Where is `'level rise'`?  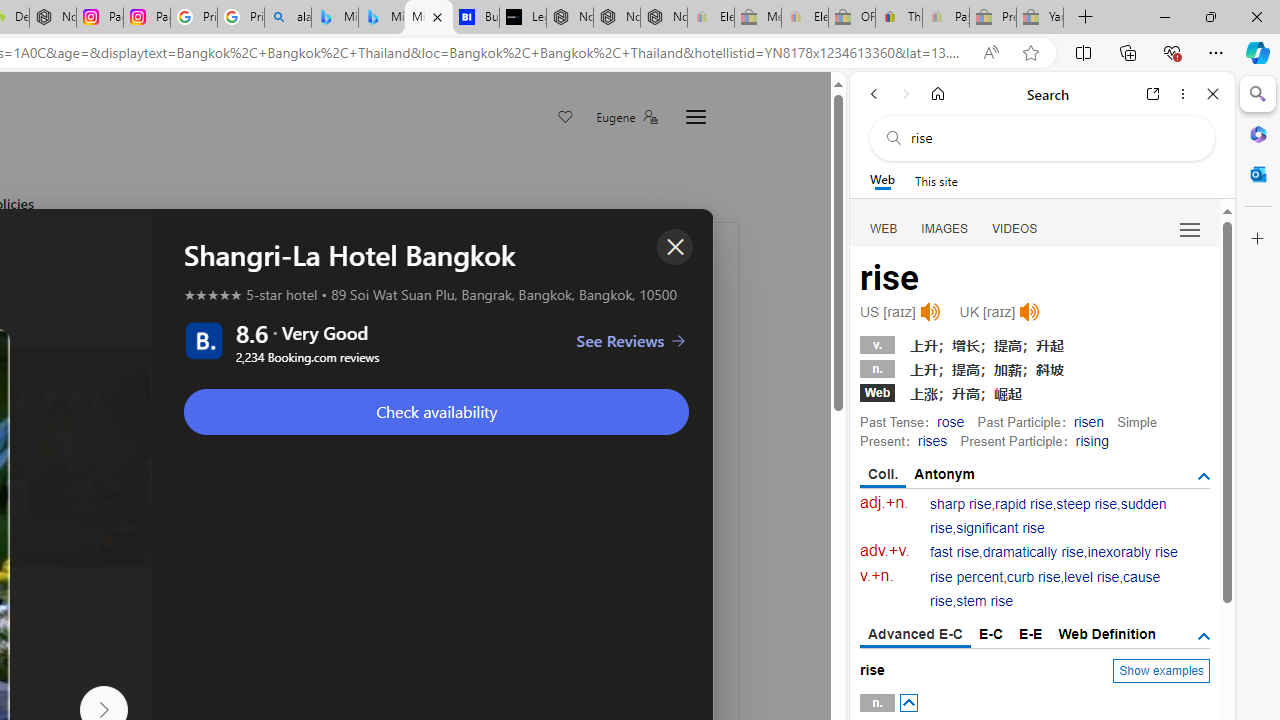 'level rise' is located at coordinates (1090, 577).